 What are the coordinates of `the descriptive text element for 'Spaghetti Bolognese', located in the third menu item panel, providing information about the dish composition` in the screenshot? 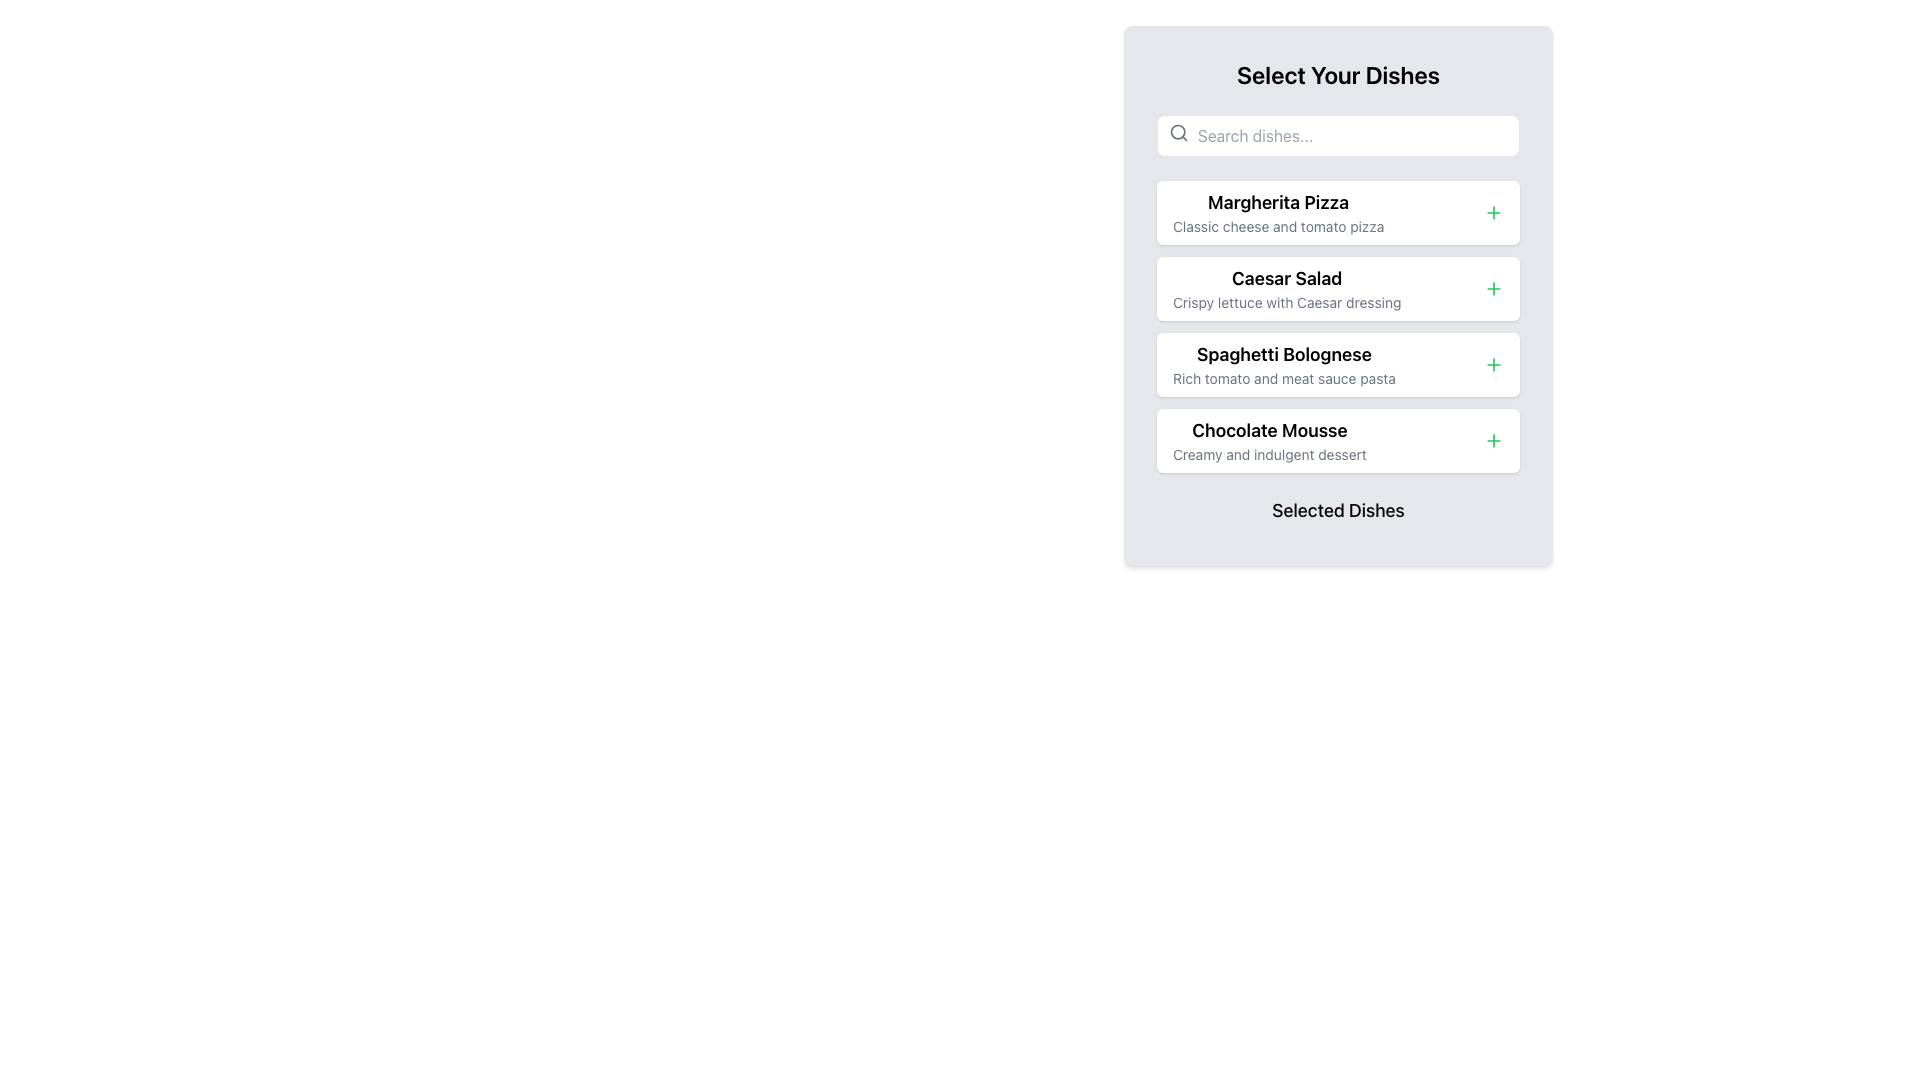 It's located at (1284, 378).